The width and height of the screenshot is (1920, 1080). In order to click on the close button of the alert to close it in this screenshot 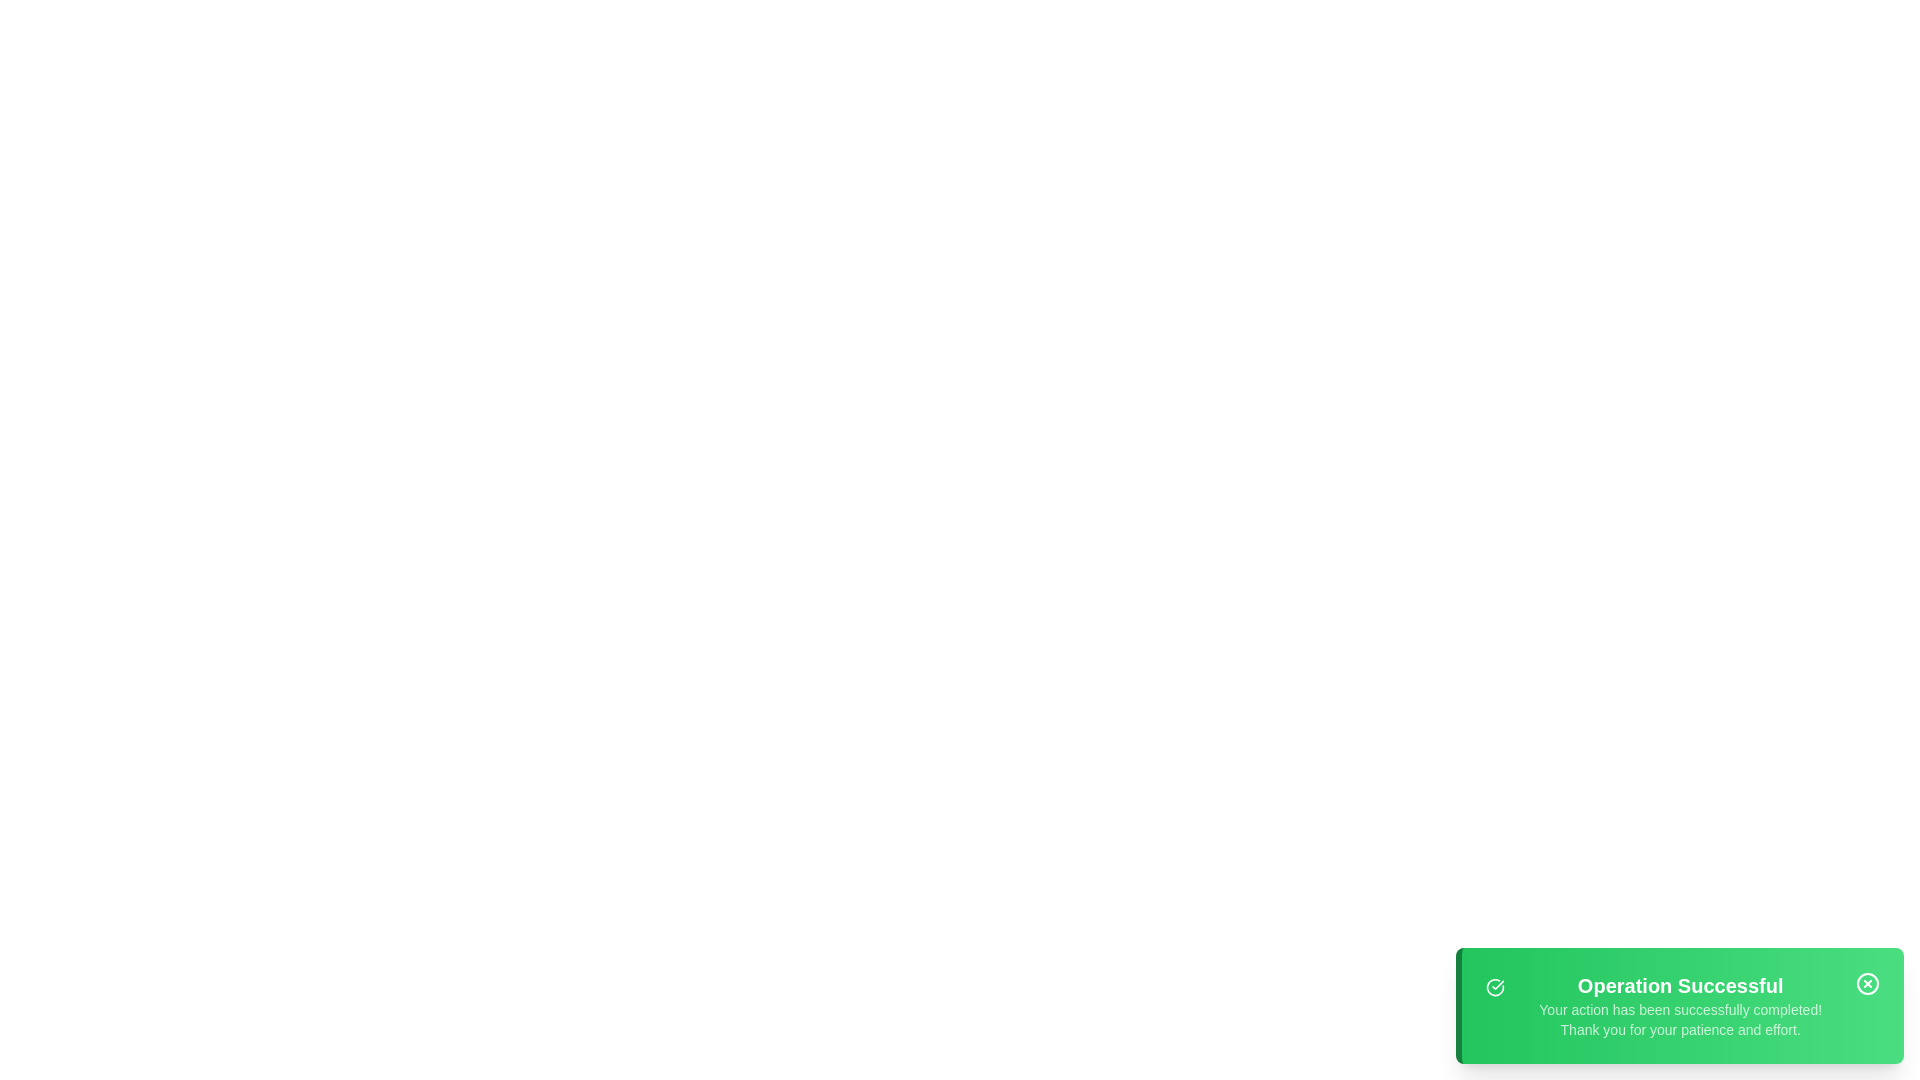, I will do `click(1866, 982)`.